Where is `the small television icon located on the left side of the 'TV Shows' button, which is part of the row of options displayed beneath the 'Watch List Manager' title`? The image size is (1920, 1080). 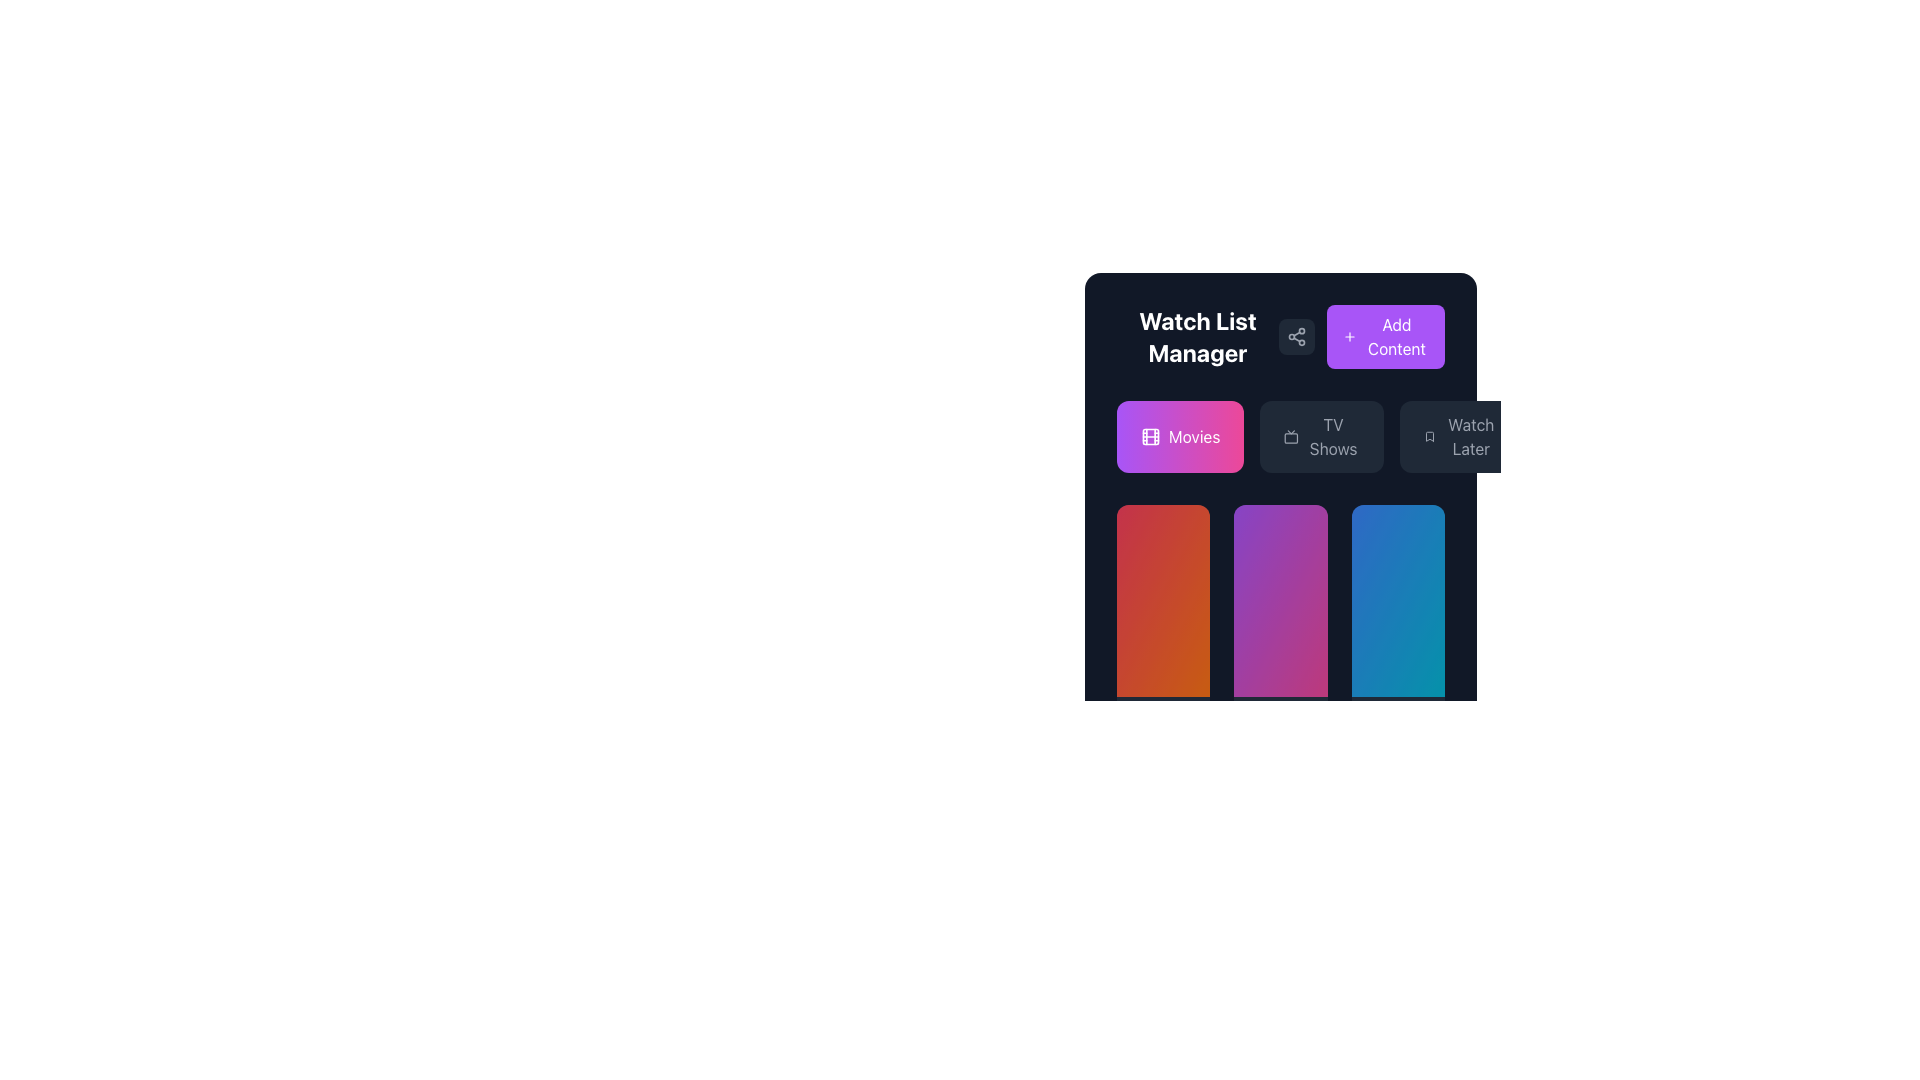
the small television icon located on the left side of the 'TV Shows' button, which is part of the row of options displayed beneath the 'Watch List Manager' title is located at coordinates (1291, 435).